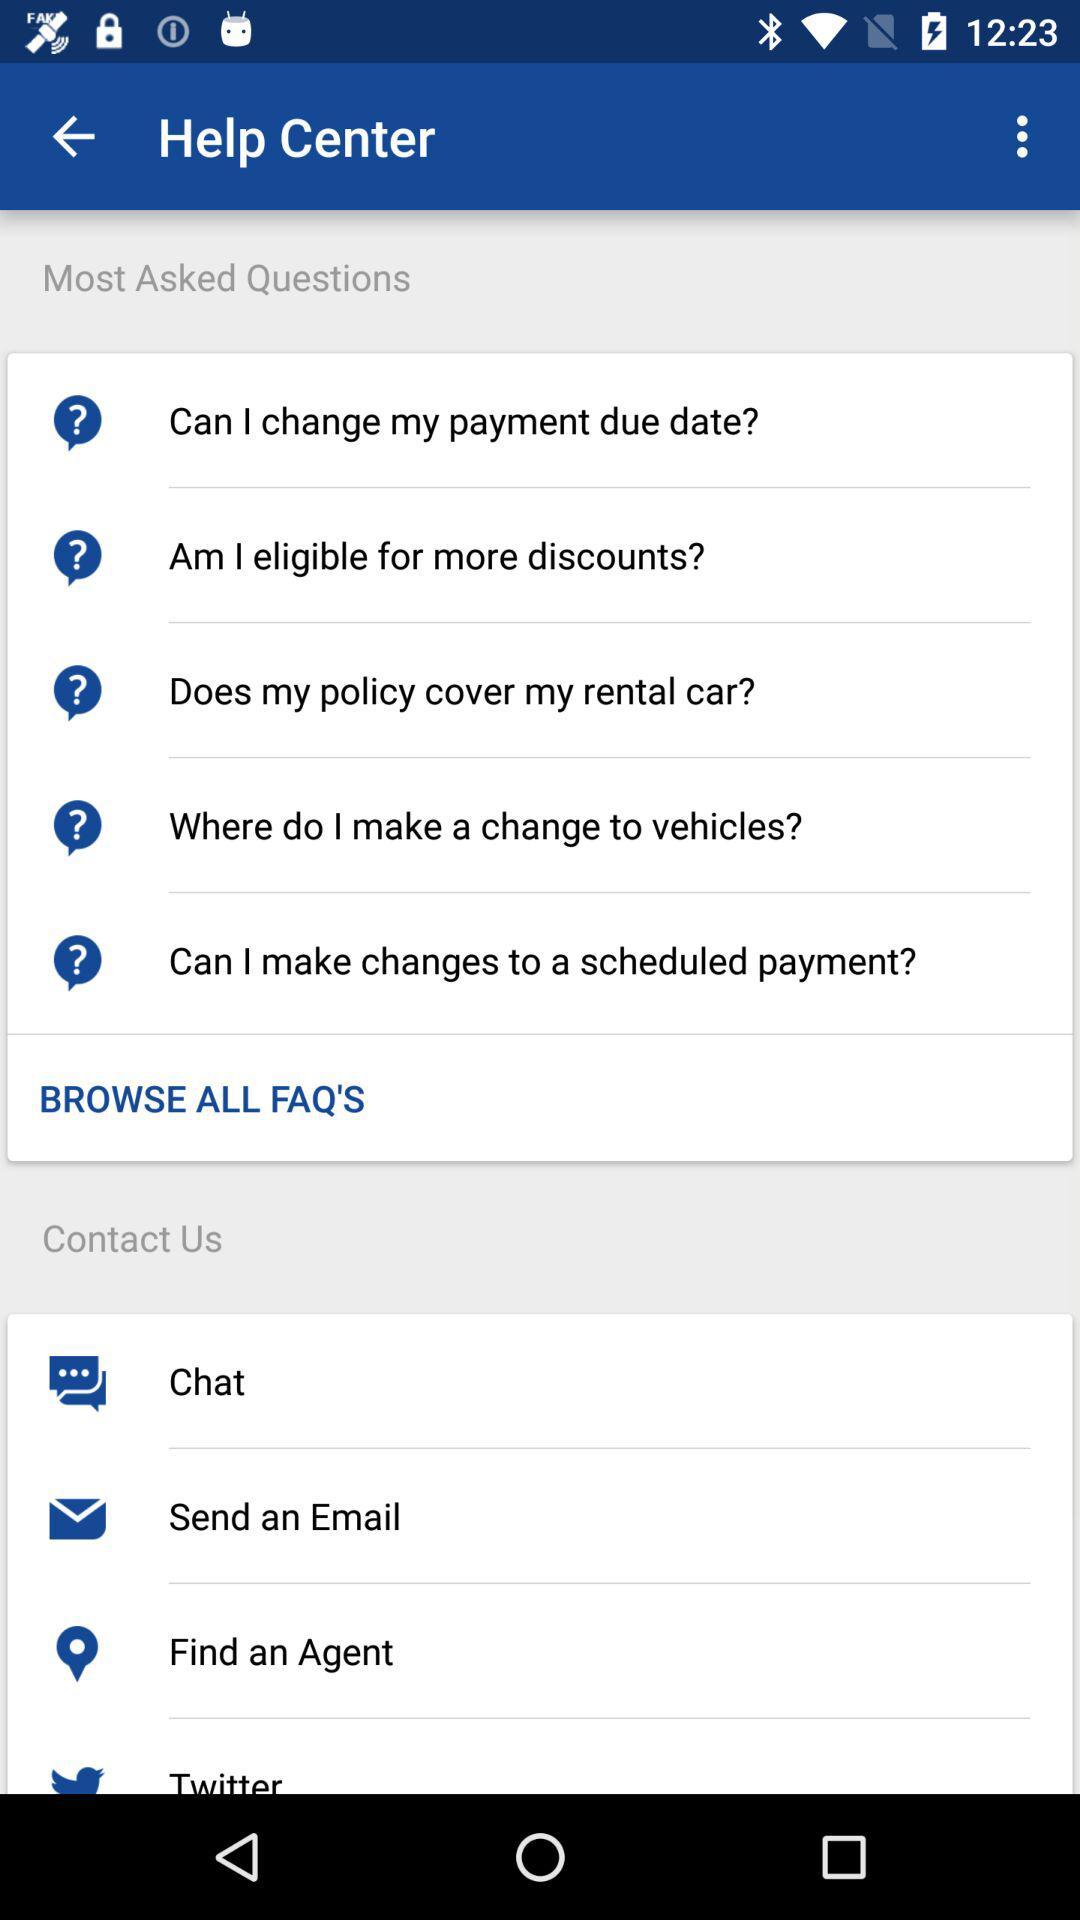  Describe the element at coordinates (72, 135) in the screenshot. I see `icon above the most asked questions icon` at that location.